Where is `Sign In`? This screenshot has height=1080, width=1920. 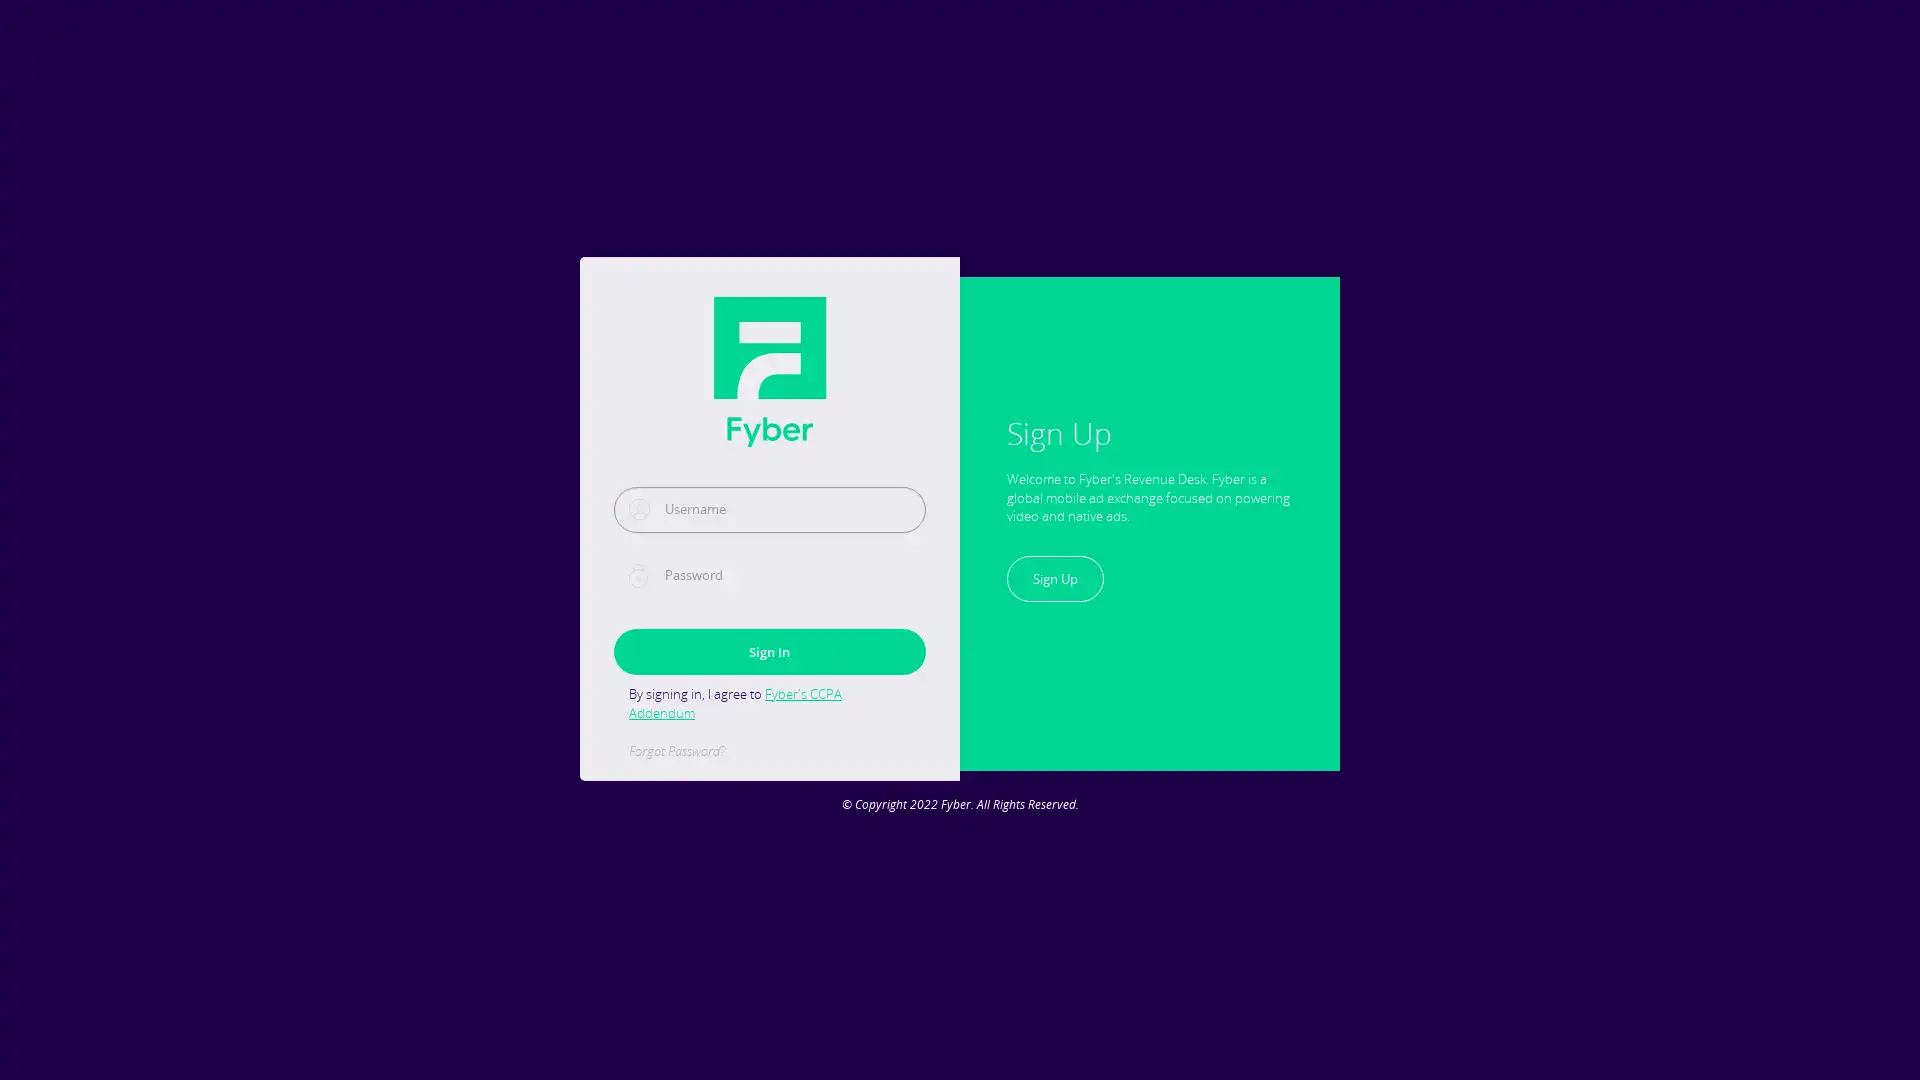 Sign In is located at coordinates (768, 651).